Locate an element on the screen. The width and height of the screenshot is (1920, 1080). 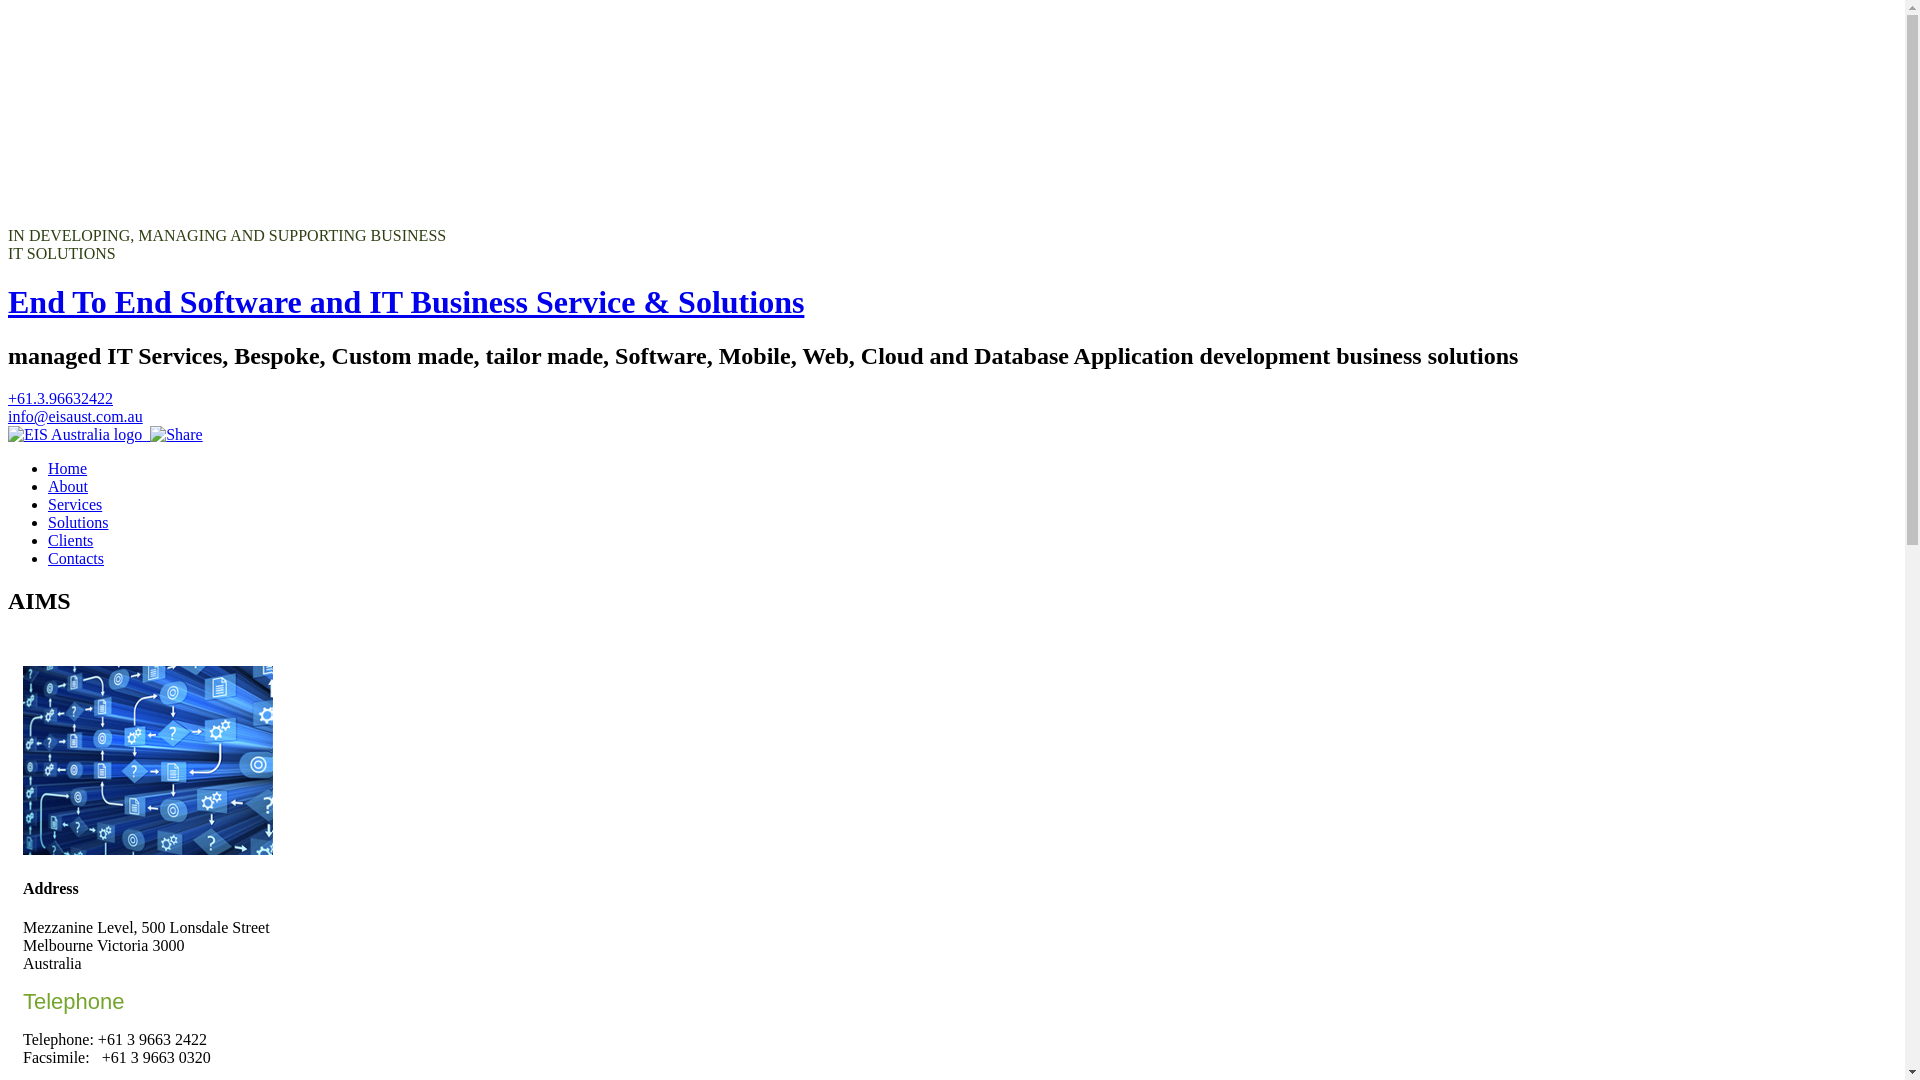
'Contact EIS Australia' is located at coordinates (76, 433).